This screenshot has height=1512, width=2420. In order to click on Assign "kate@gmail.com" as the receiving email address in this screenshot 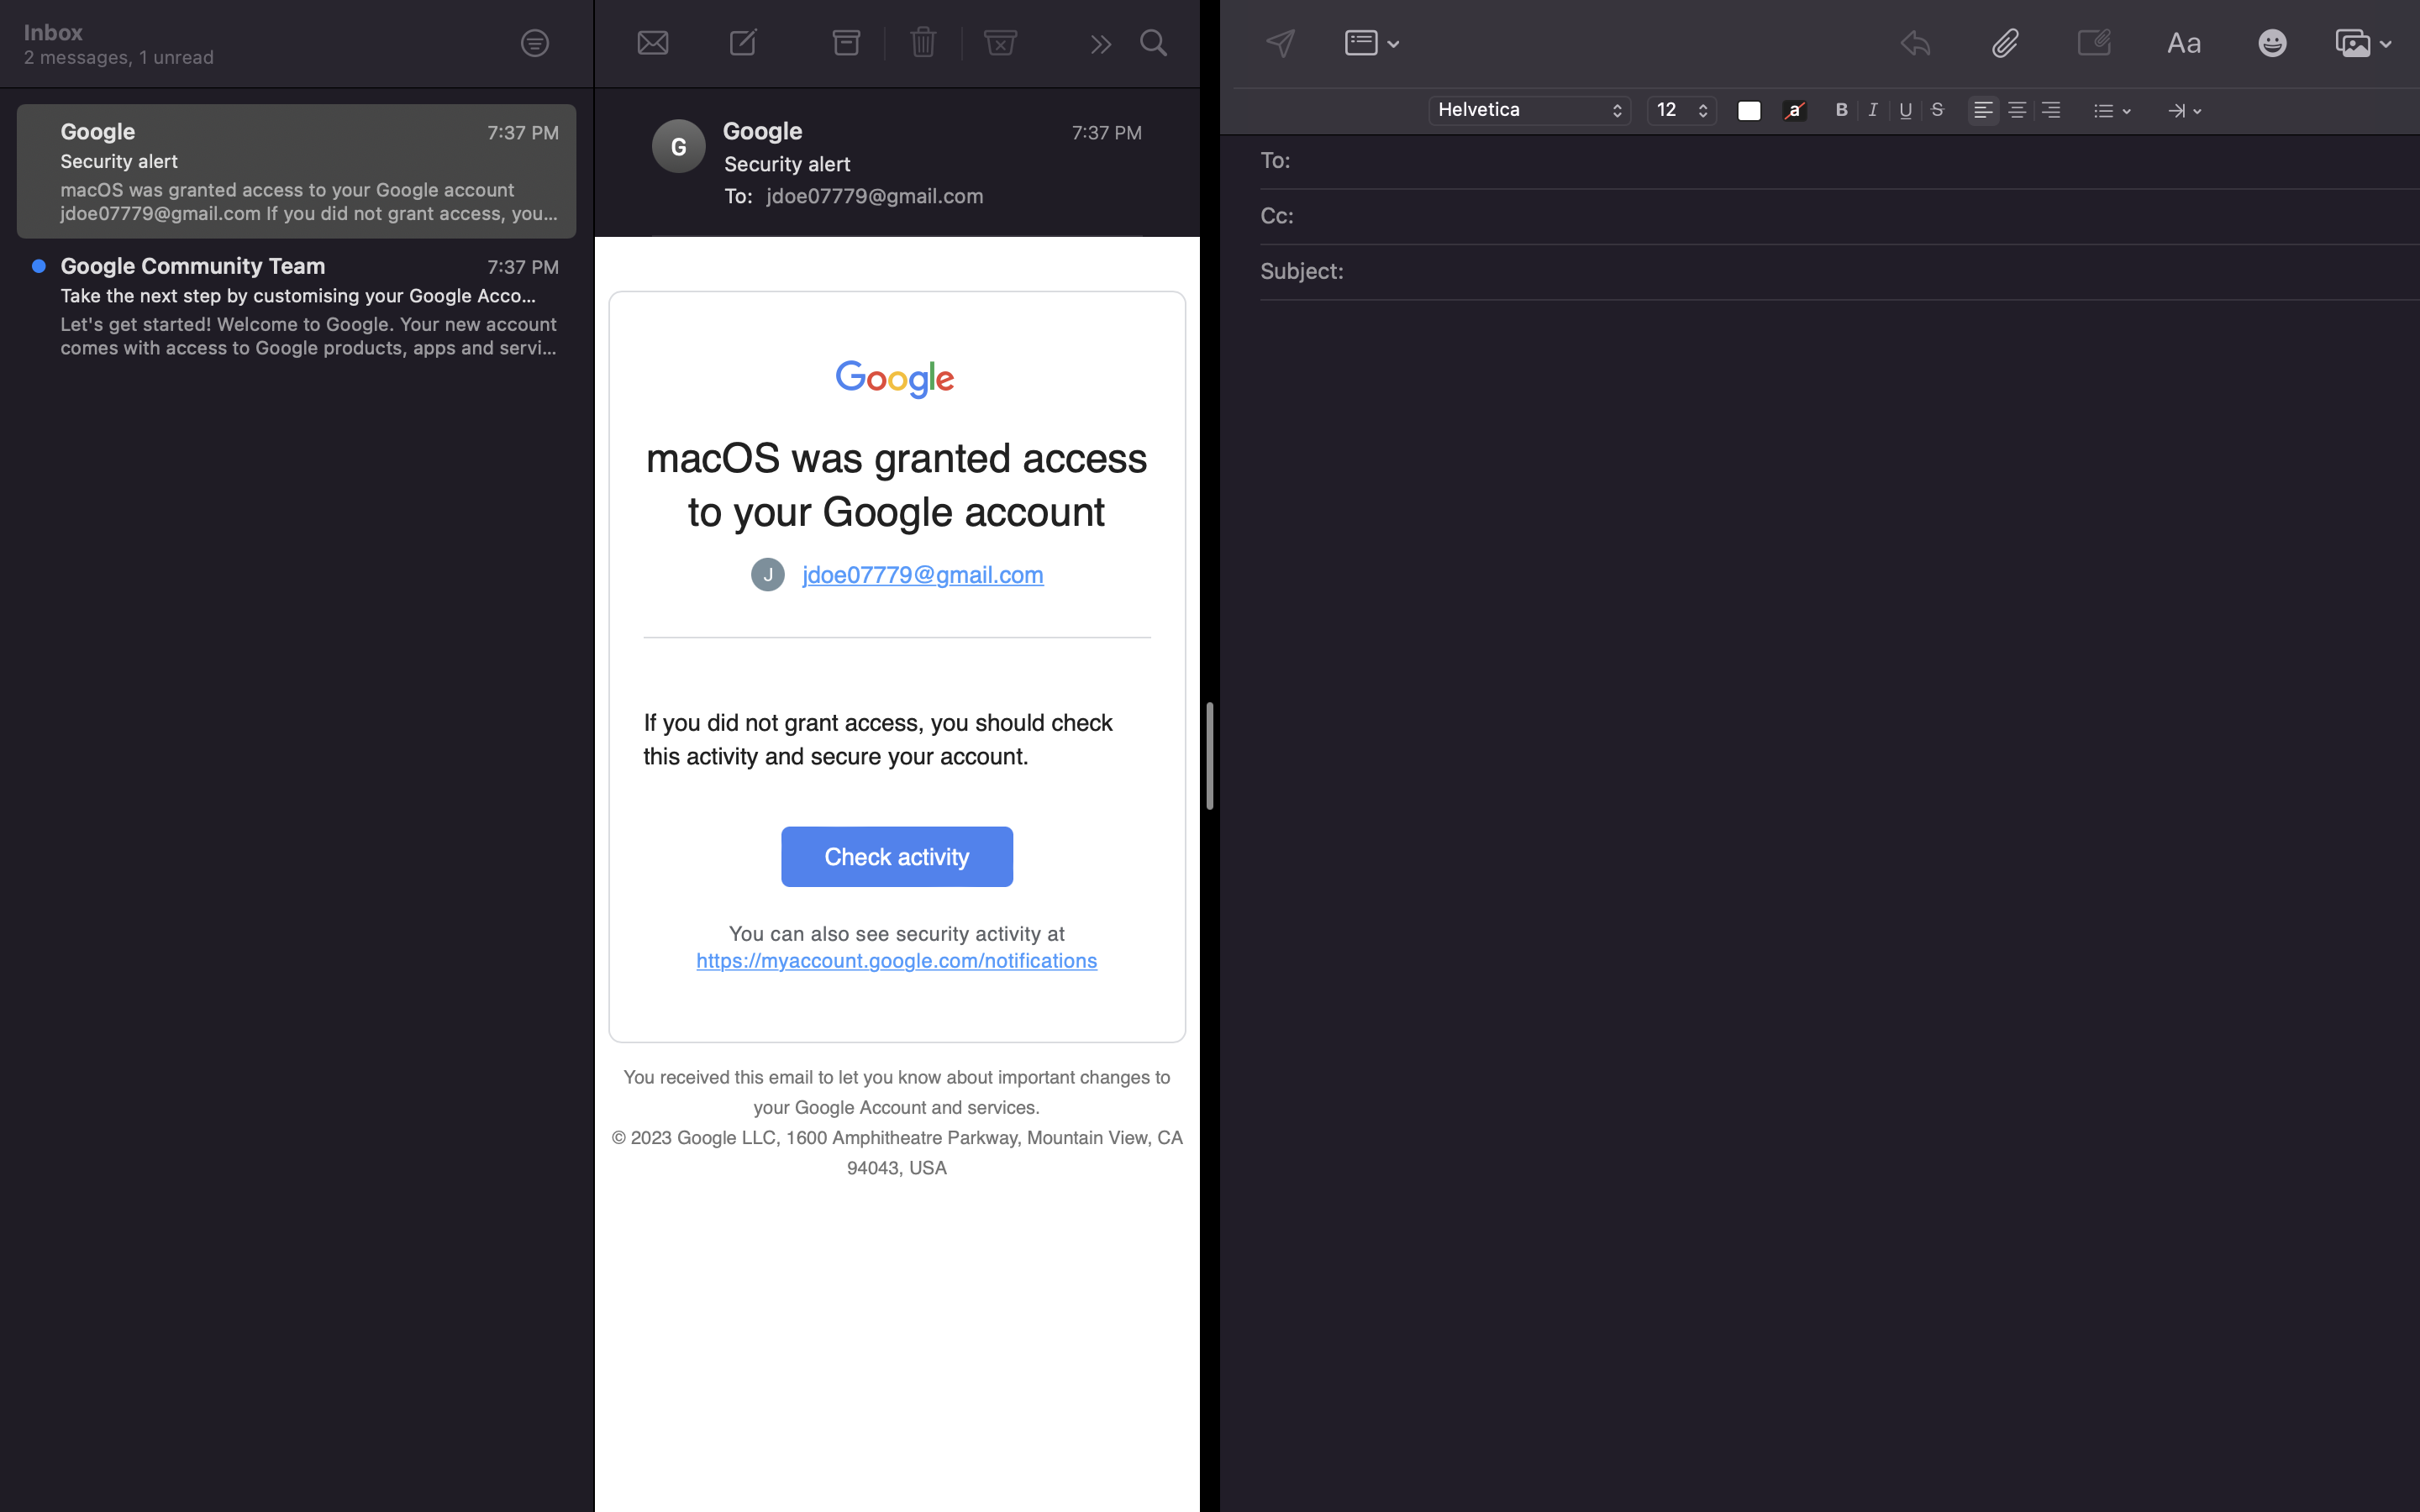, I will do `click(1854, 162)`.